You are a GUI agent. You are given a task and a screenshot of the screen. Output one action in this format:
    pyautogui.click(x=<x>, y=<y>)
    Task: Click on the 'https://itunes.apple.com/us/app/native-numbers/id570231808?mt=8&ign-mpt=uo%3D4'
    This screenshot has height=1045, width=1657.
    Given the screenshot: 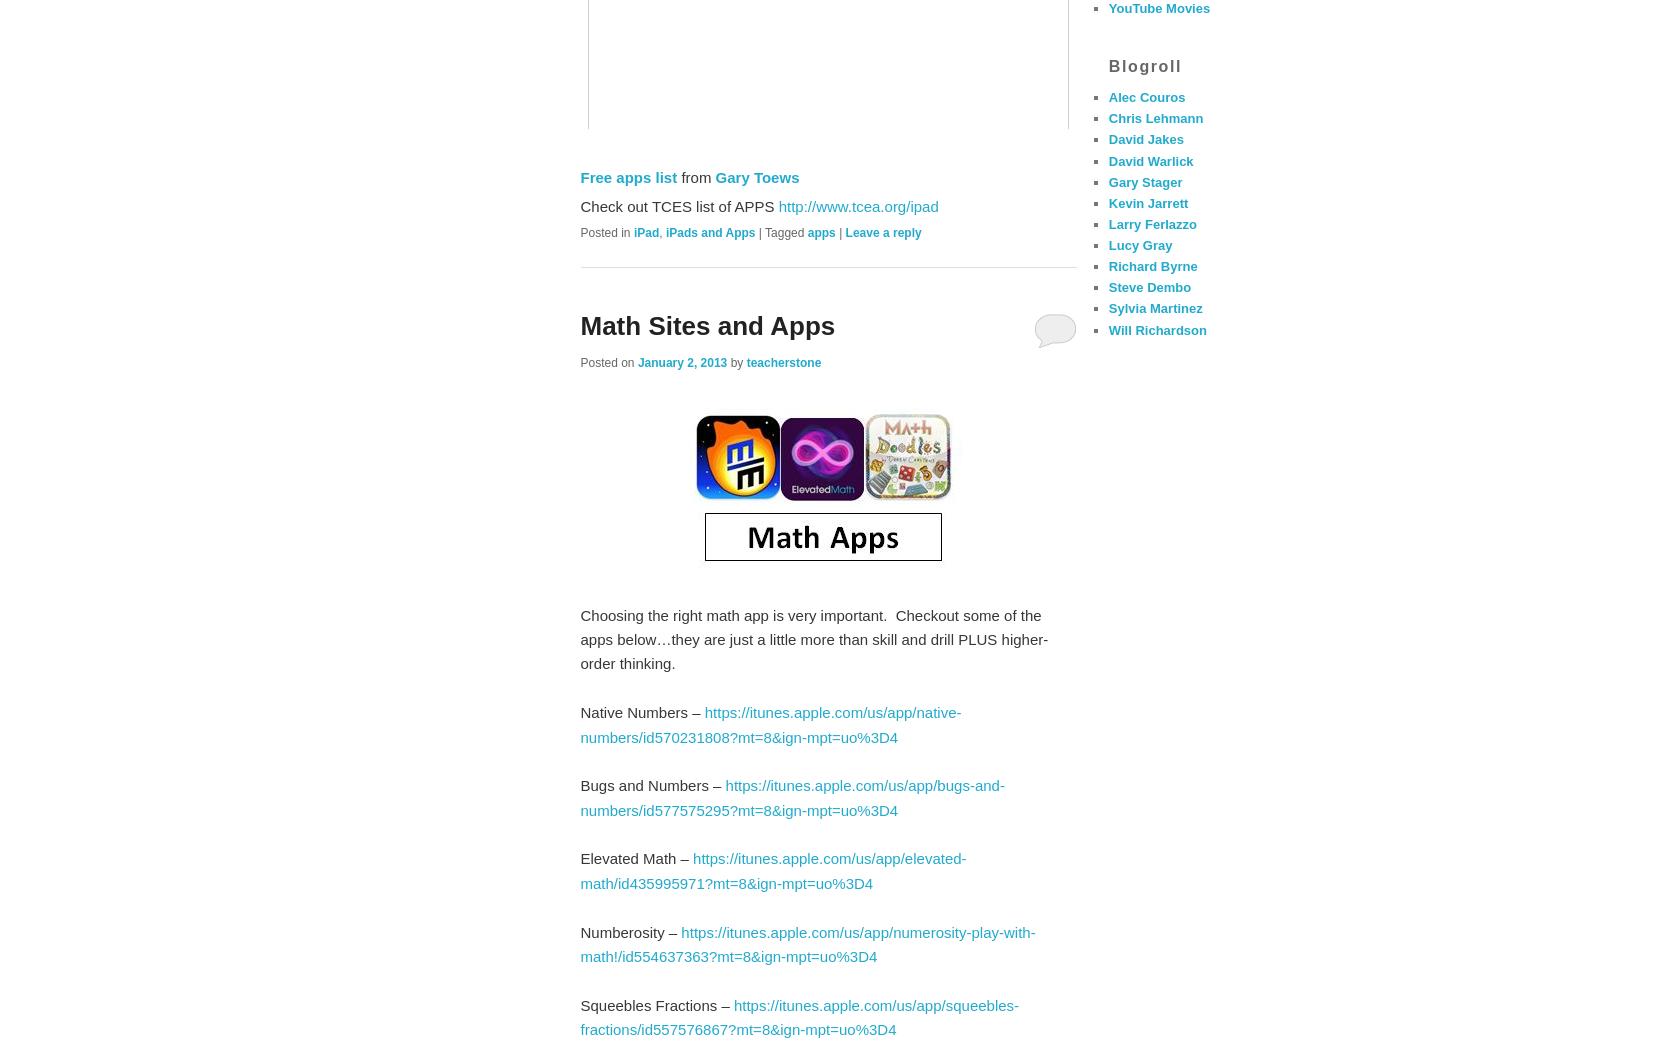 What is the action you would take?
    pyautogui.click(x=769, y=723)
    